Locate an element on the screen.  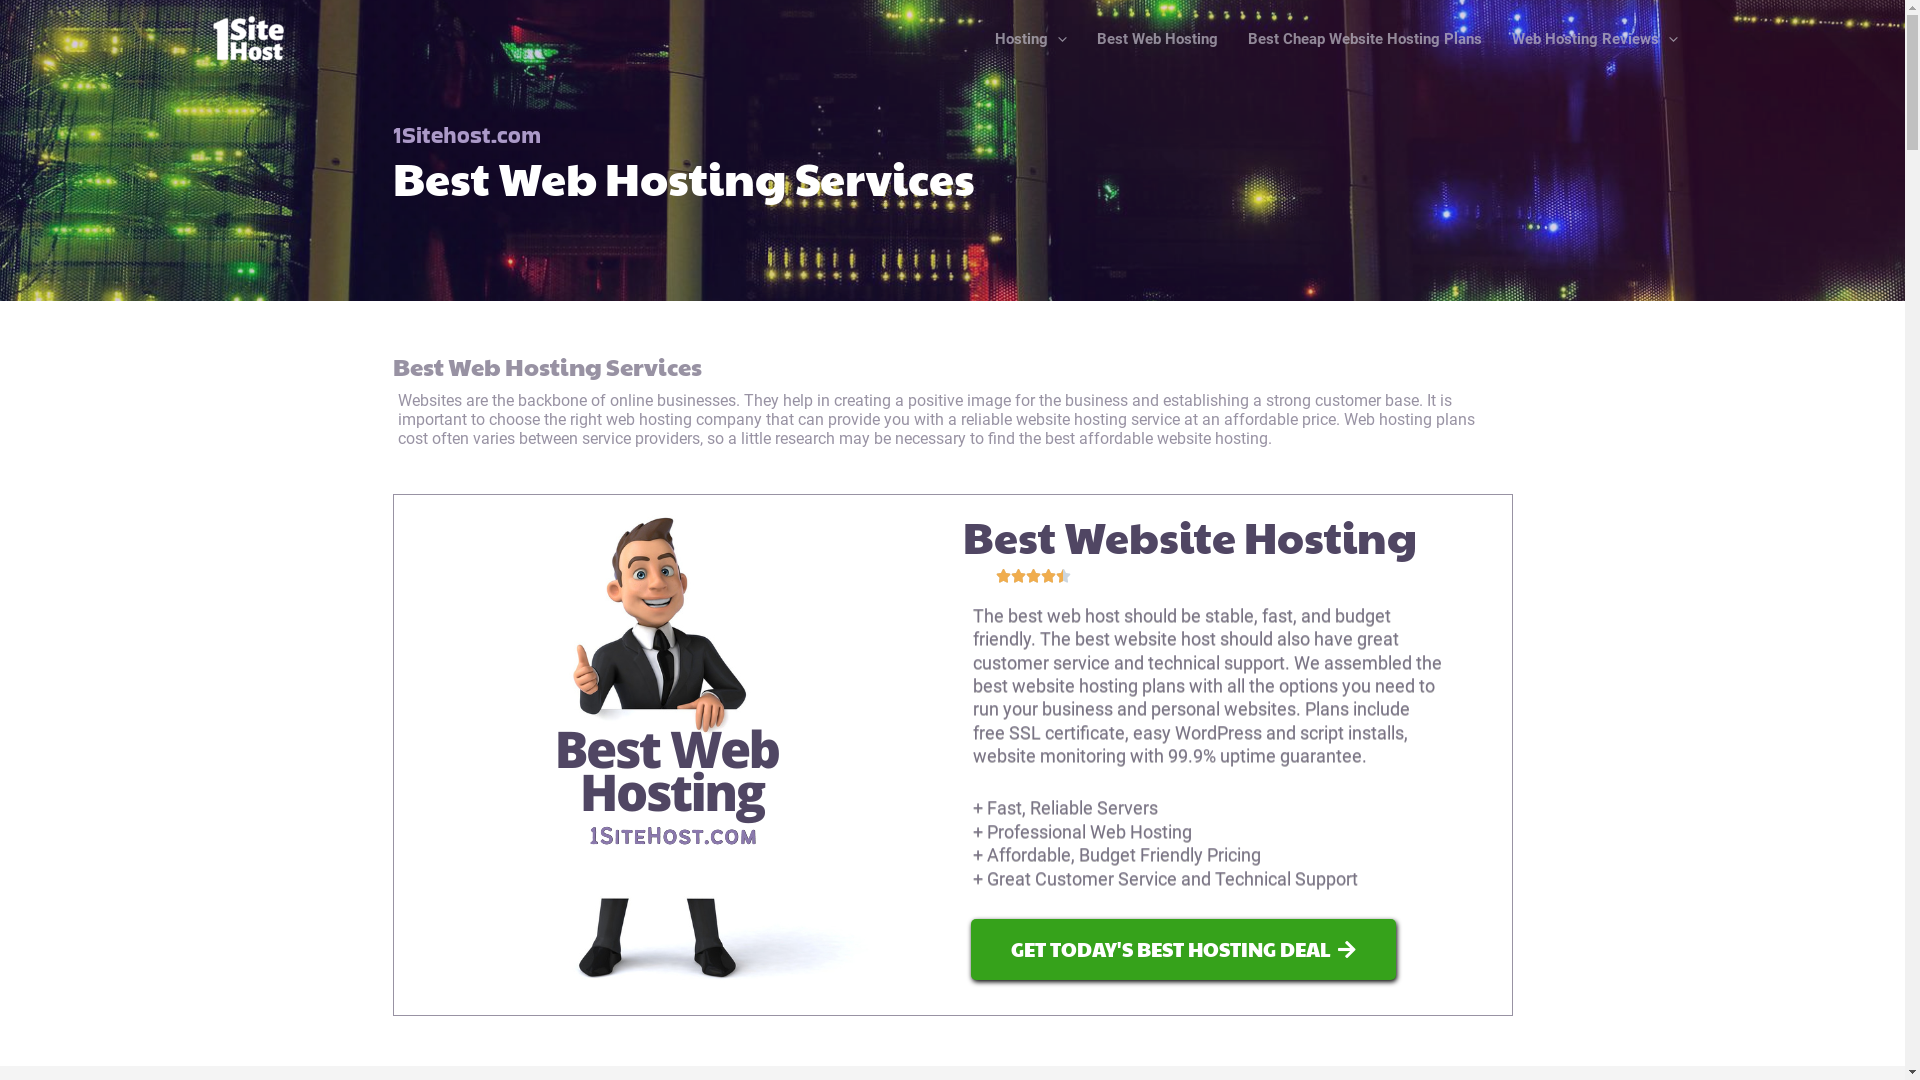
'GET TODAY'S BEST HOSTING DEAL' is located at coordinates (1182, 948).